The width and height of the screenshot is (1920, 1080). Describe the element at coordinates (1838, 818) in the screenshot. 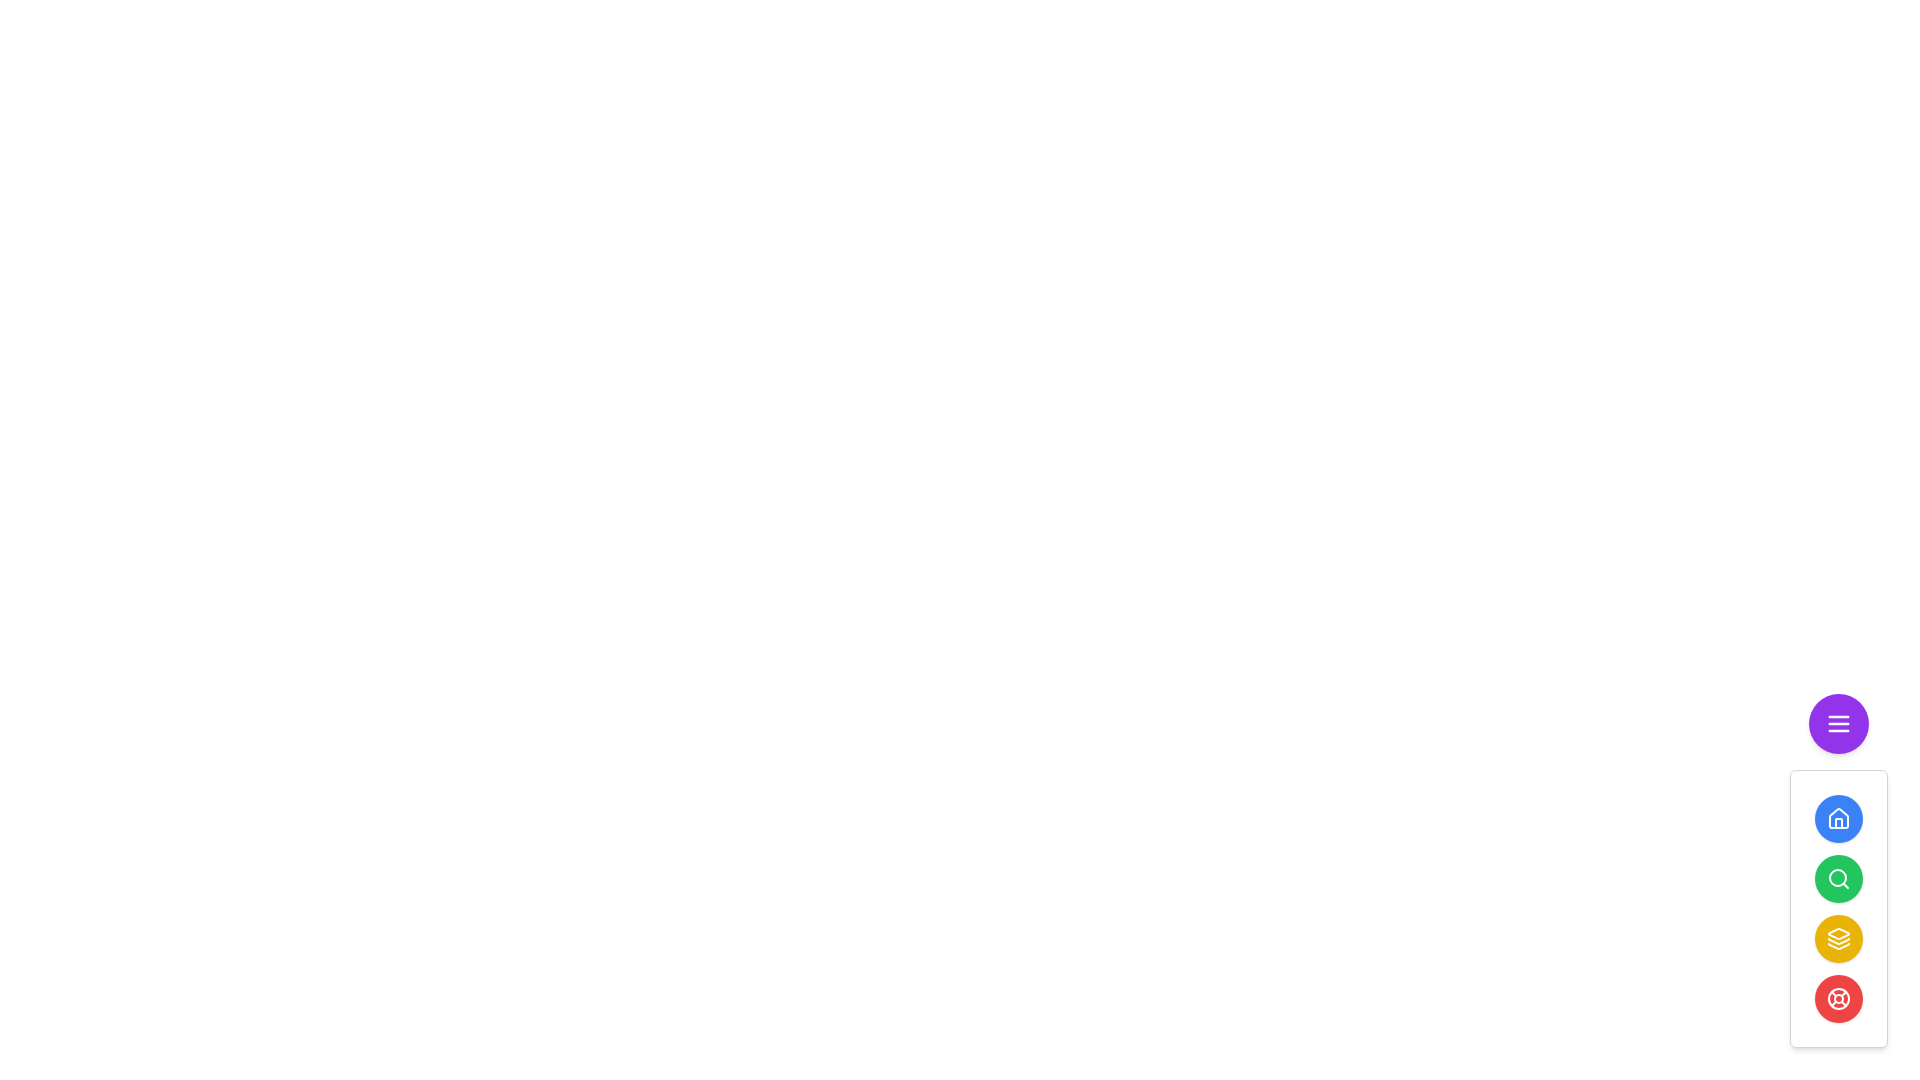

I see `the top circular blue button with a white house icon` at that location.